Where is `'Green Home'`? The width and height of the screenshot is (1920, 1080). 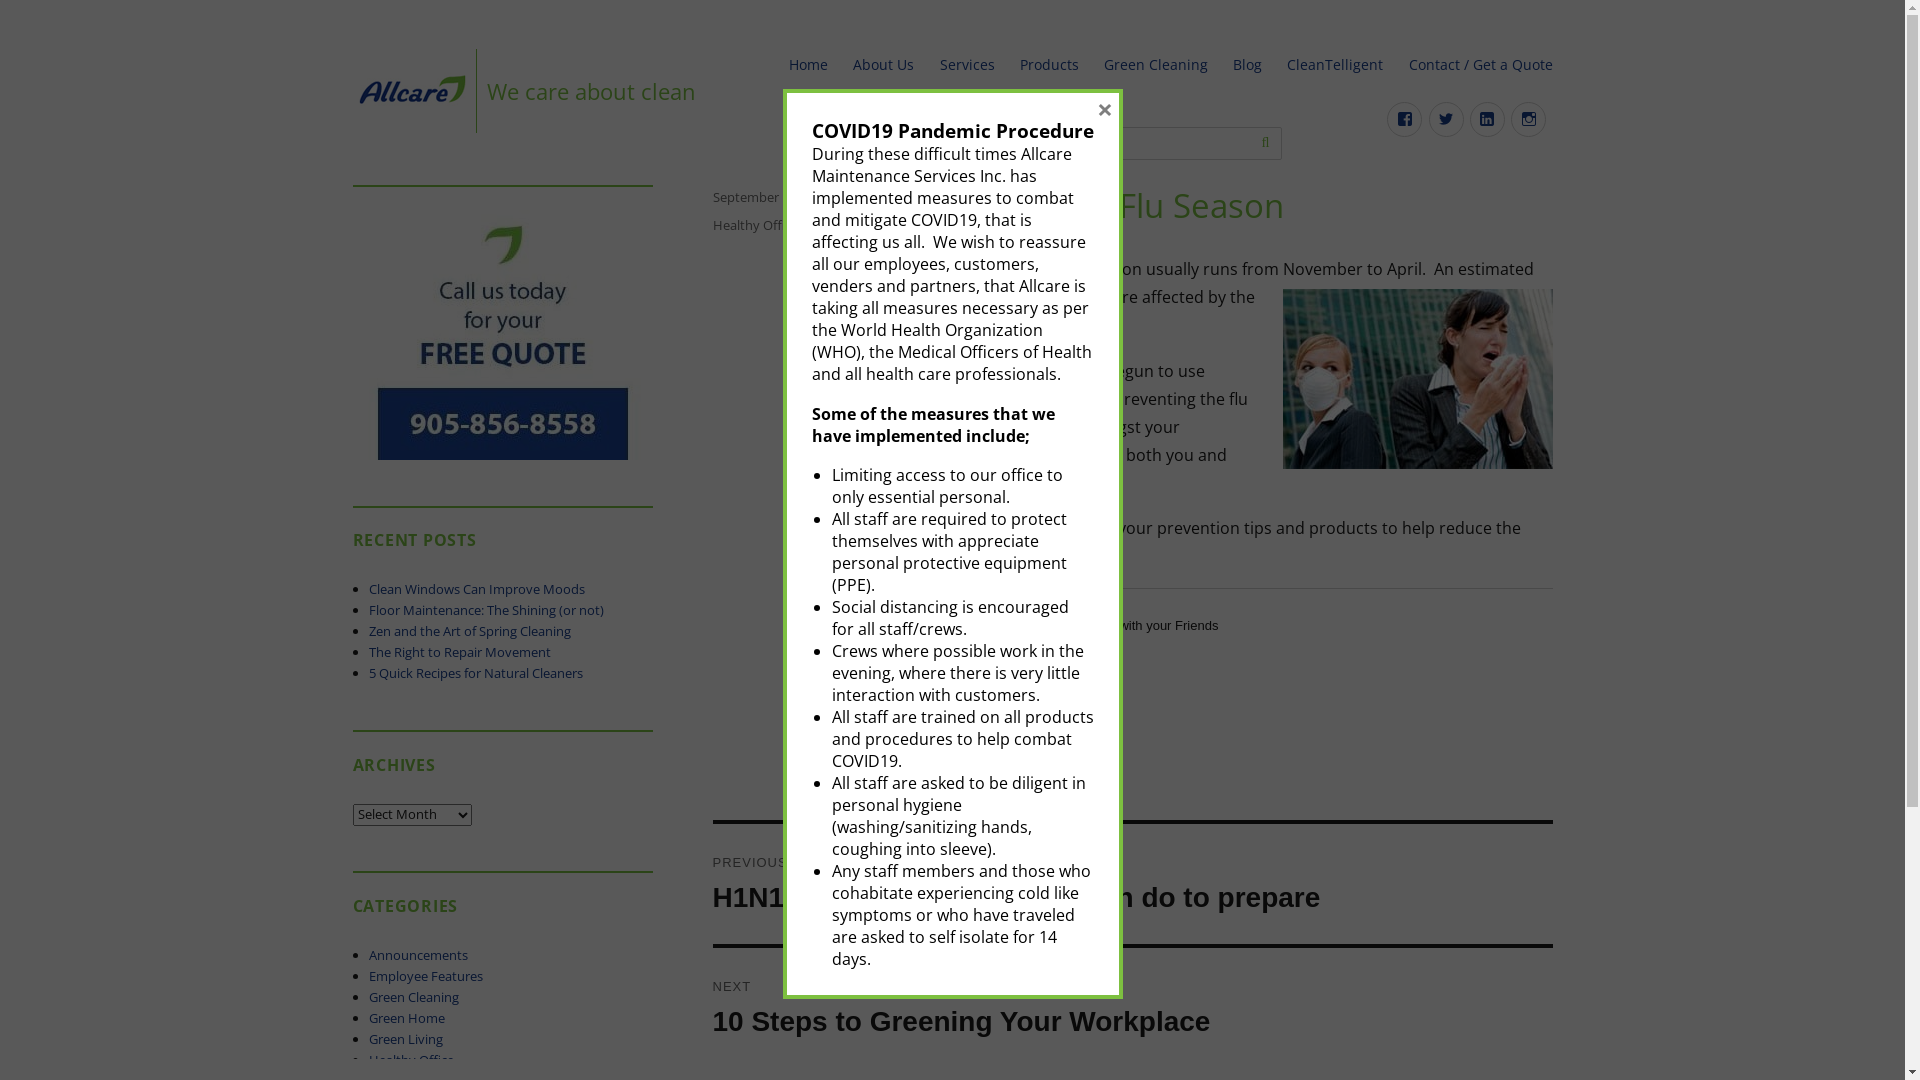
'Green Home' is located at coordinates (406, 1018).